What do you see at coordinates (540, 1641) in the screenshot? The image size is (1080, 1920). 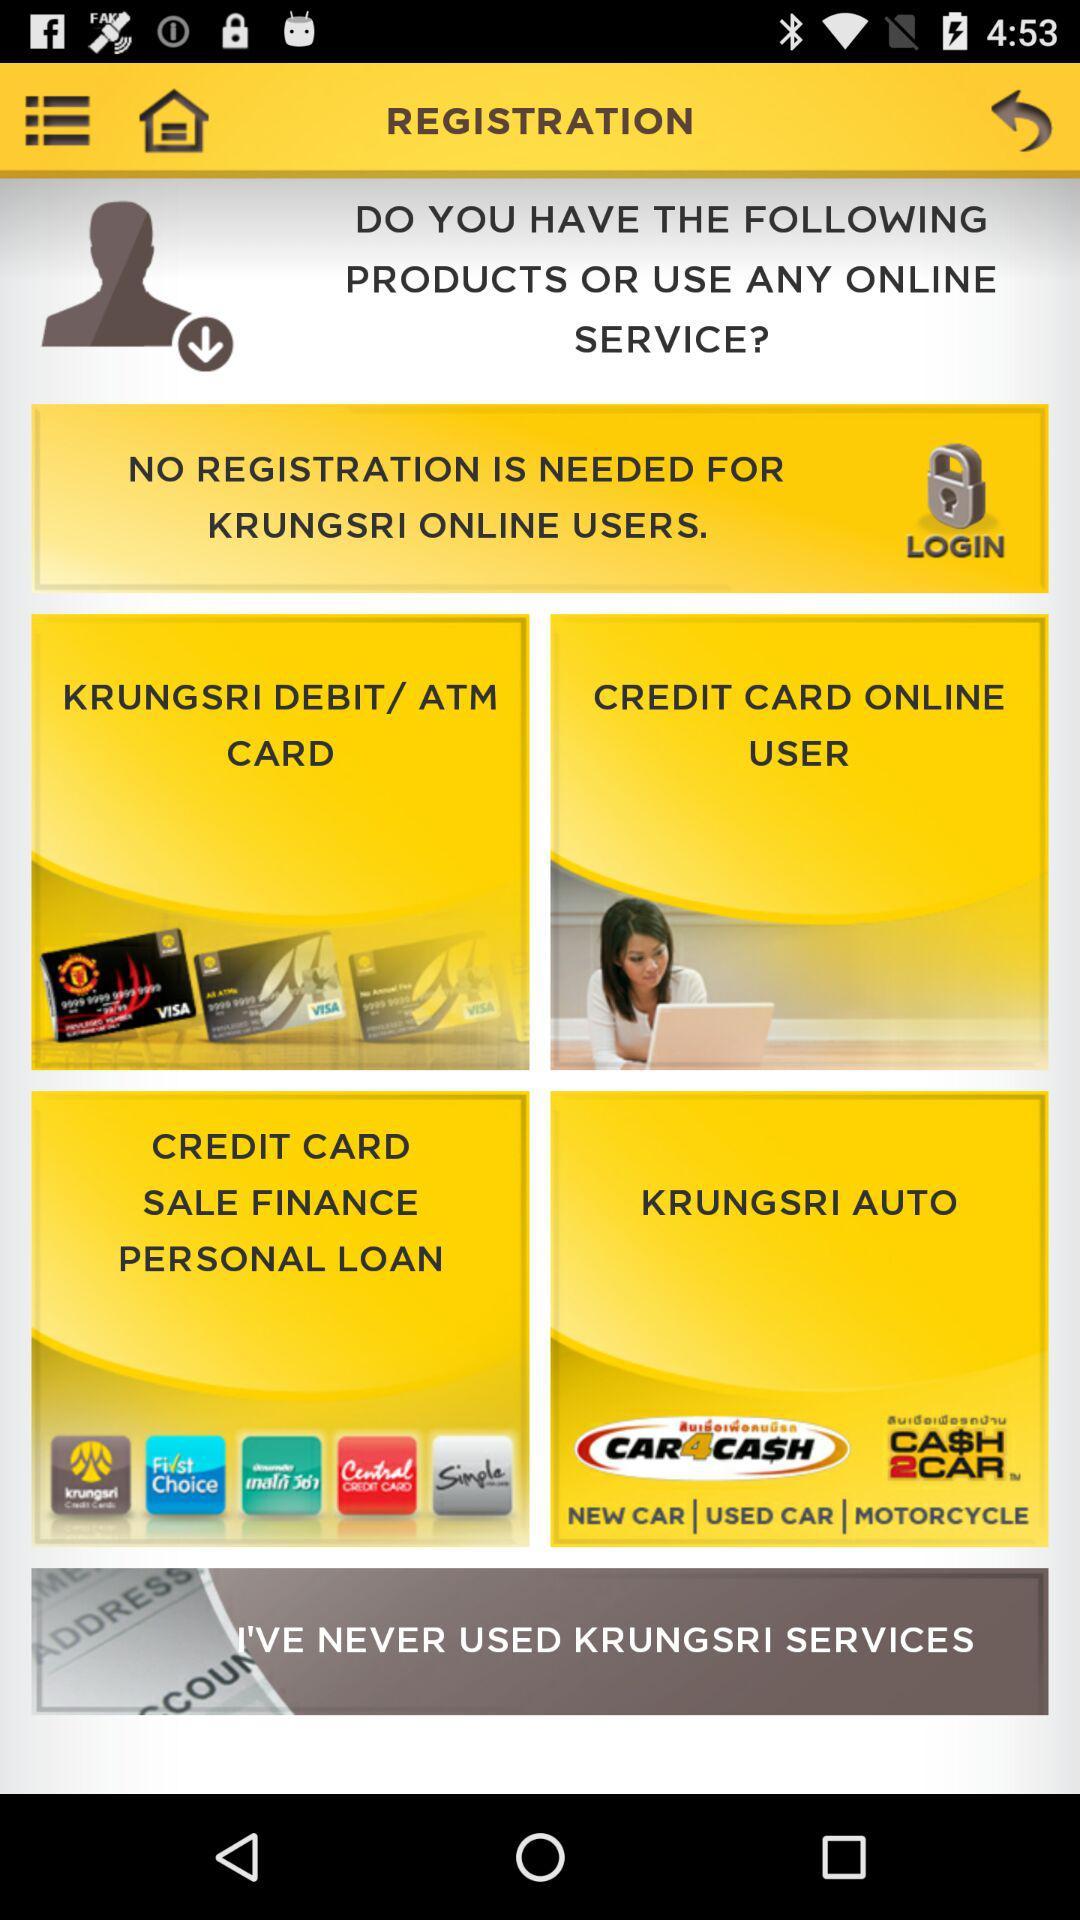 I see `new service user` at bounding box center [540, 1641].